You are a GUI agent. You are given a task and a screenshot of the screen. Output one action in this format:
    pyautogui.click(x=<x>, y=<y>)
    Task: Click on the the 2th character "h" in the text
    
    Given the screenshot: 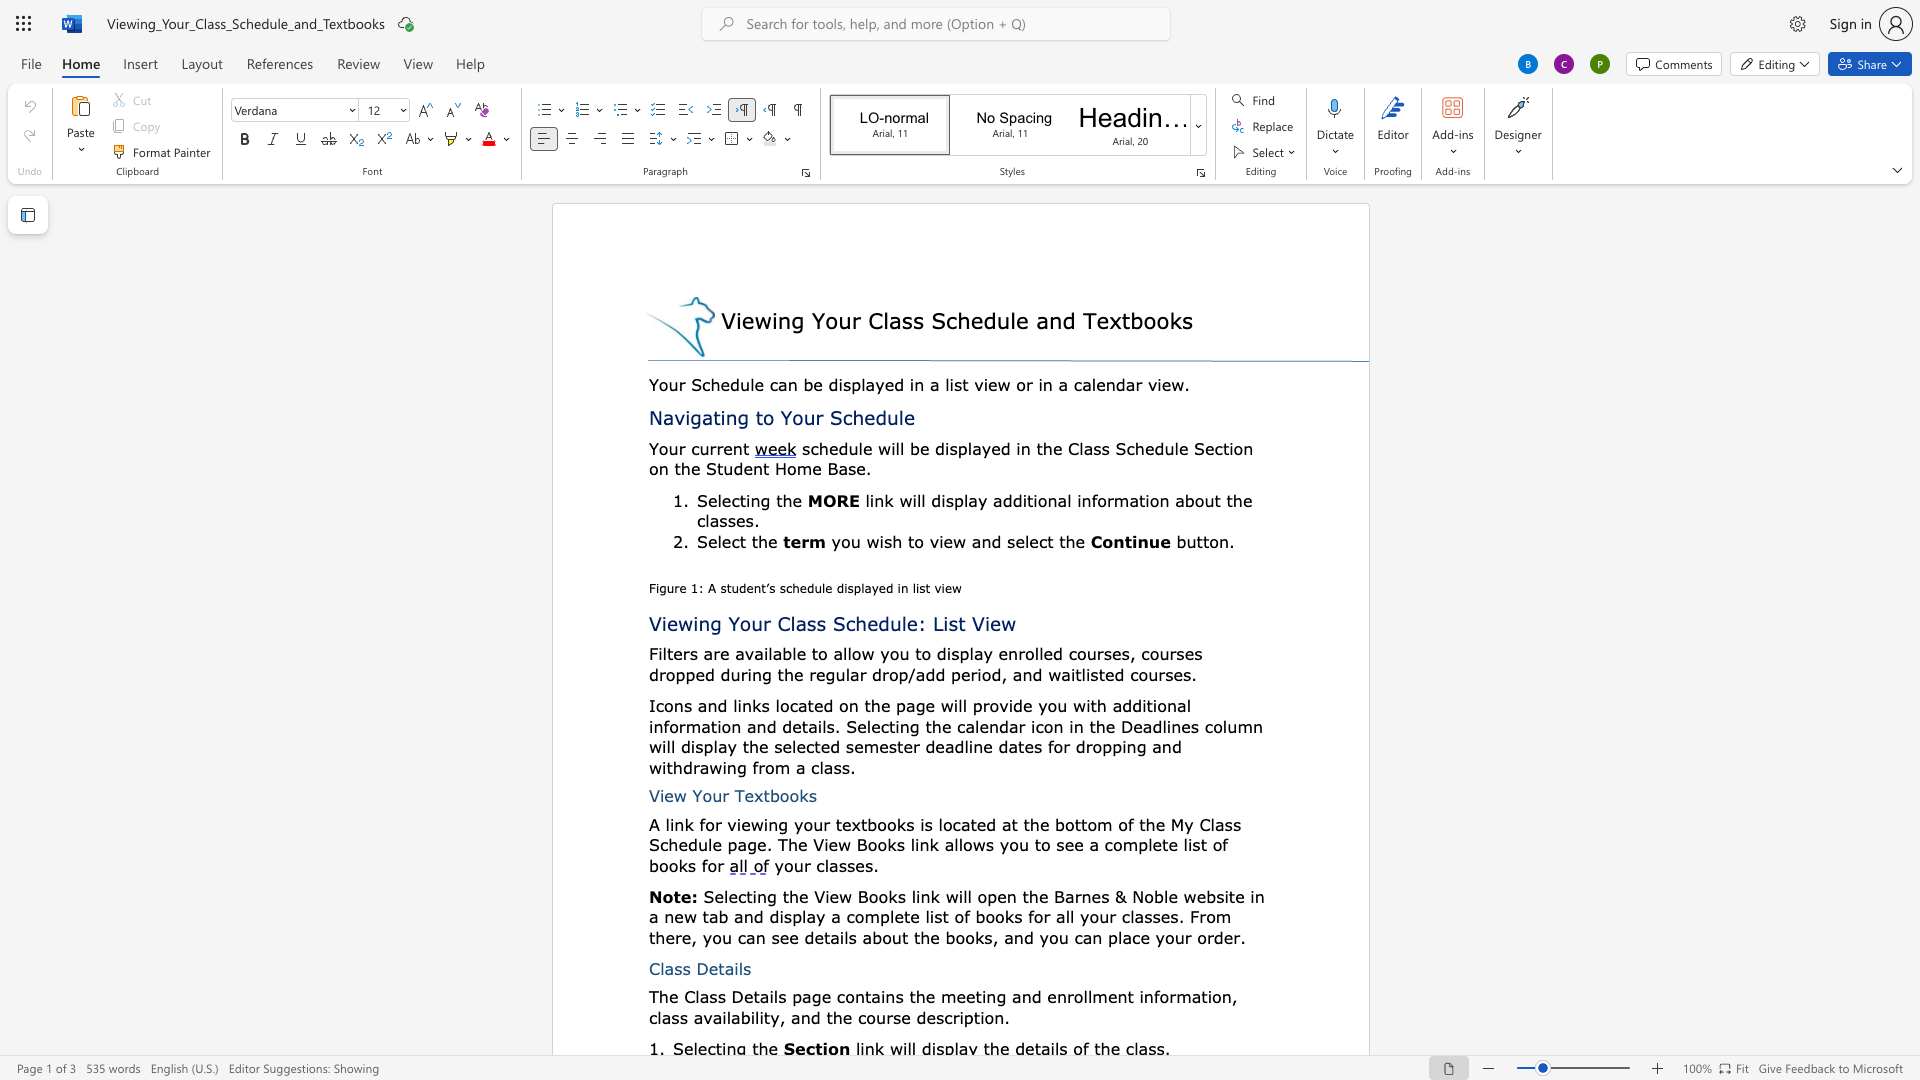 What is the action you would take?
    pyautogui.click(x=1069, y=541)
    